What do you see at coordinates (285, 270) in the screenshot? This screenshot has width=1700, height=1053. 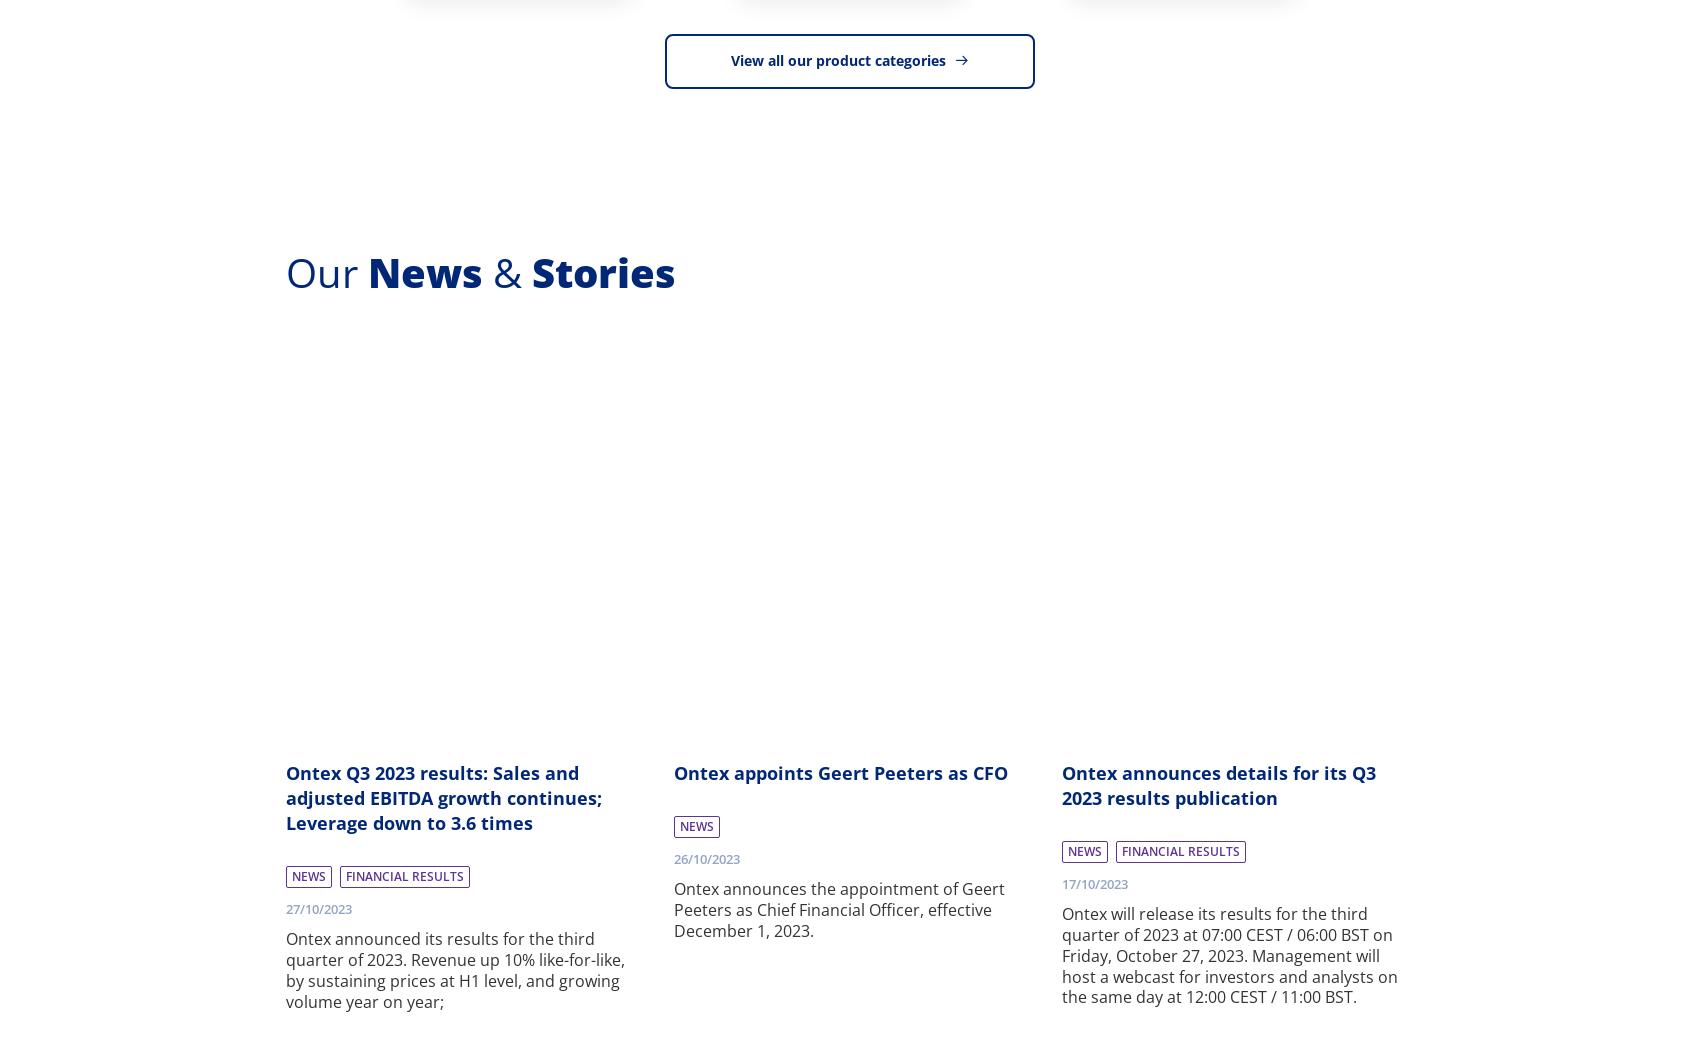 I see `'Our'` at bounding box center [285, 270].